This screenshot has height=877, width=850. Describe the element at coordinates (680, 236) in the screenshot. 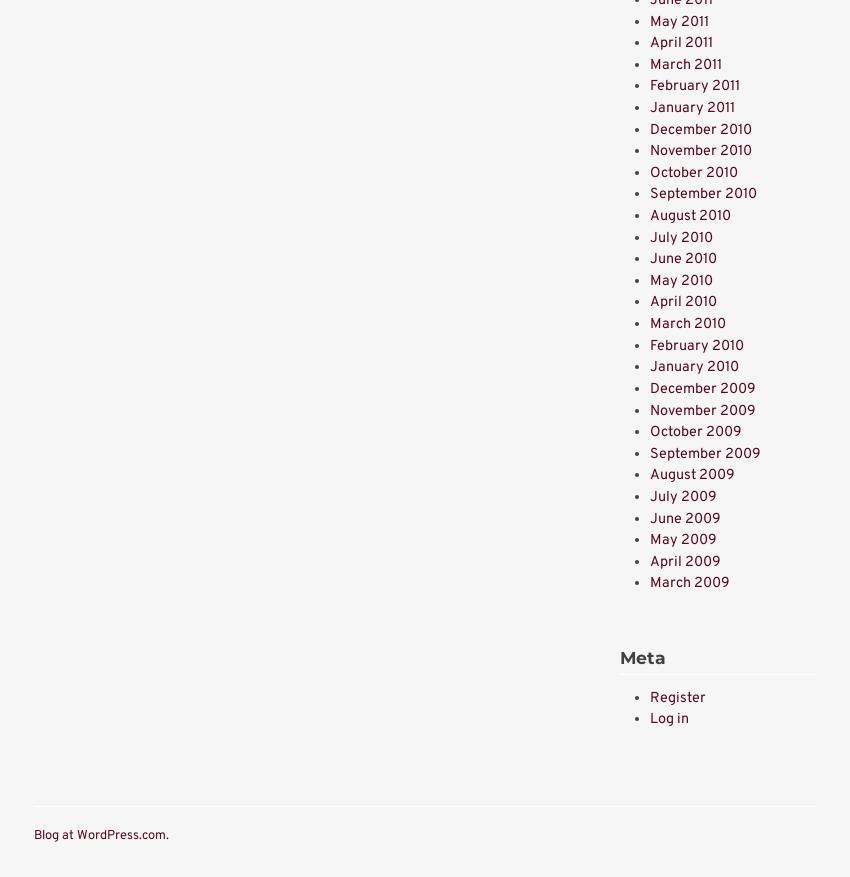

I see `'July 2010'` at that location.